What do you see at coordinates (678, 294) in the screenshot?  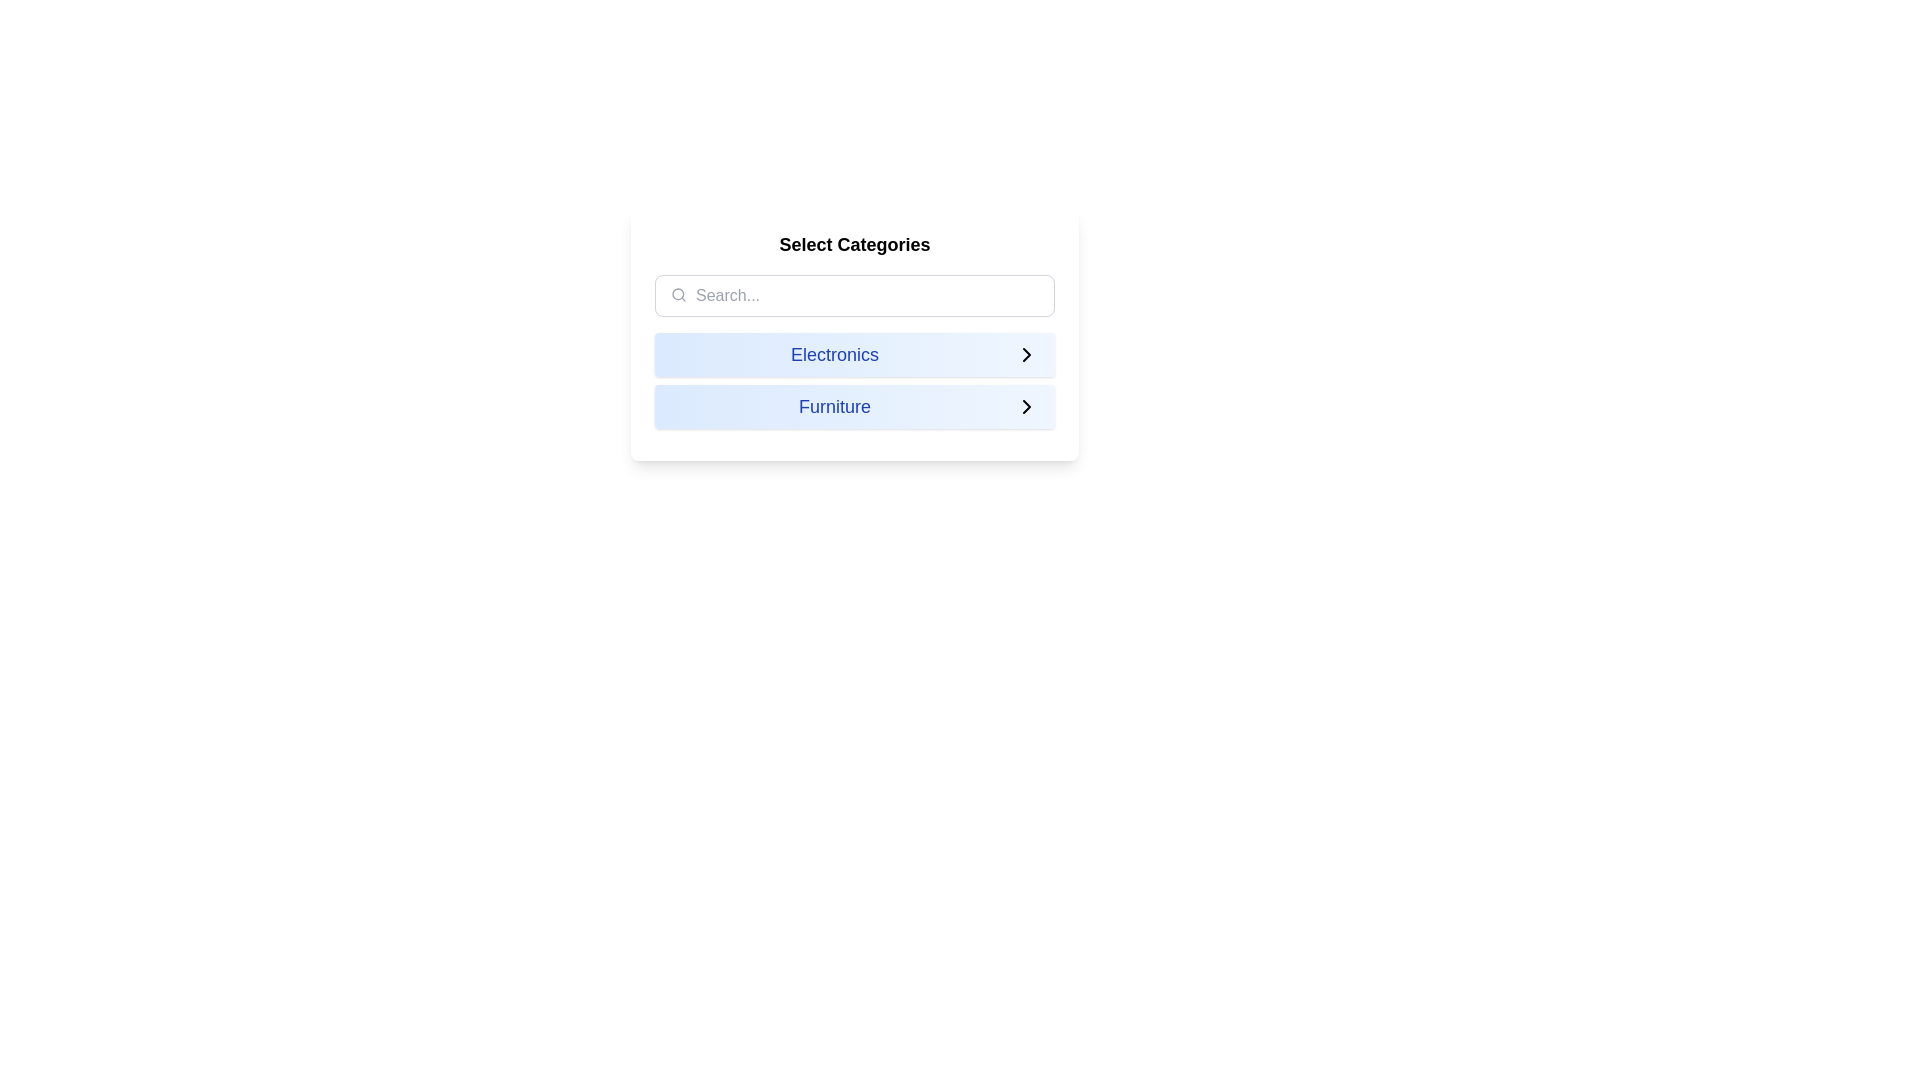 I see `the magnifying glass icon located inside the search input field, aligned with the placeholder text 'Search...' on the left side of the input field` at bounding box center [678, 294].